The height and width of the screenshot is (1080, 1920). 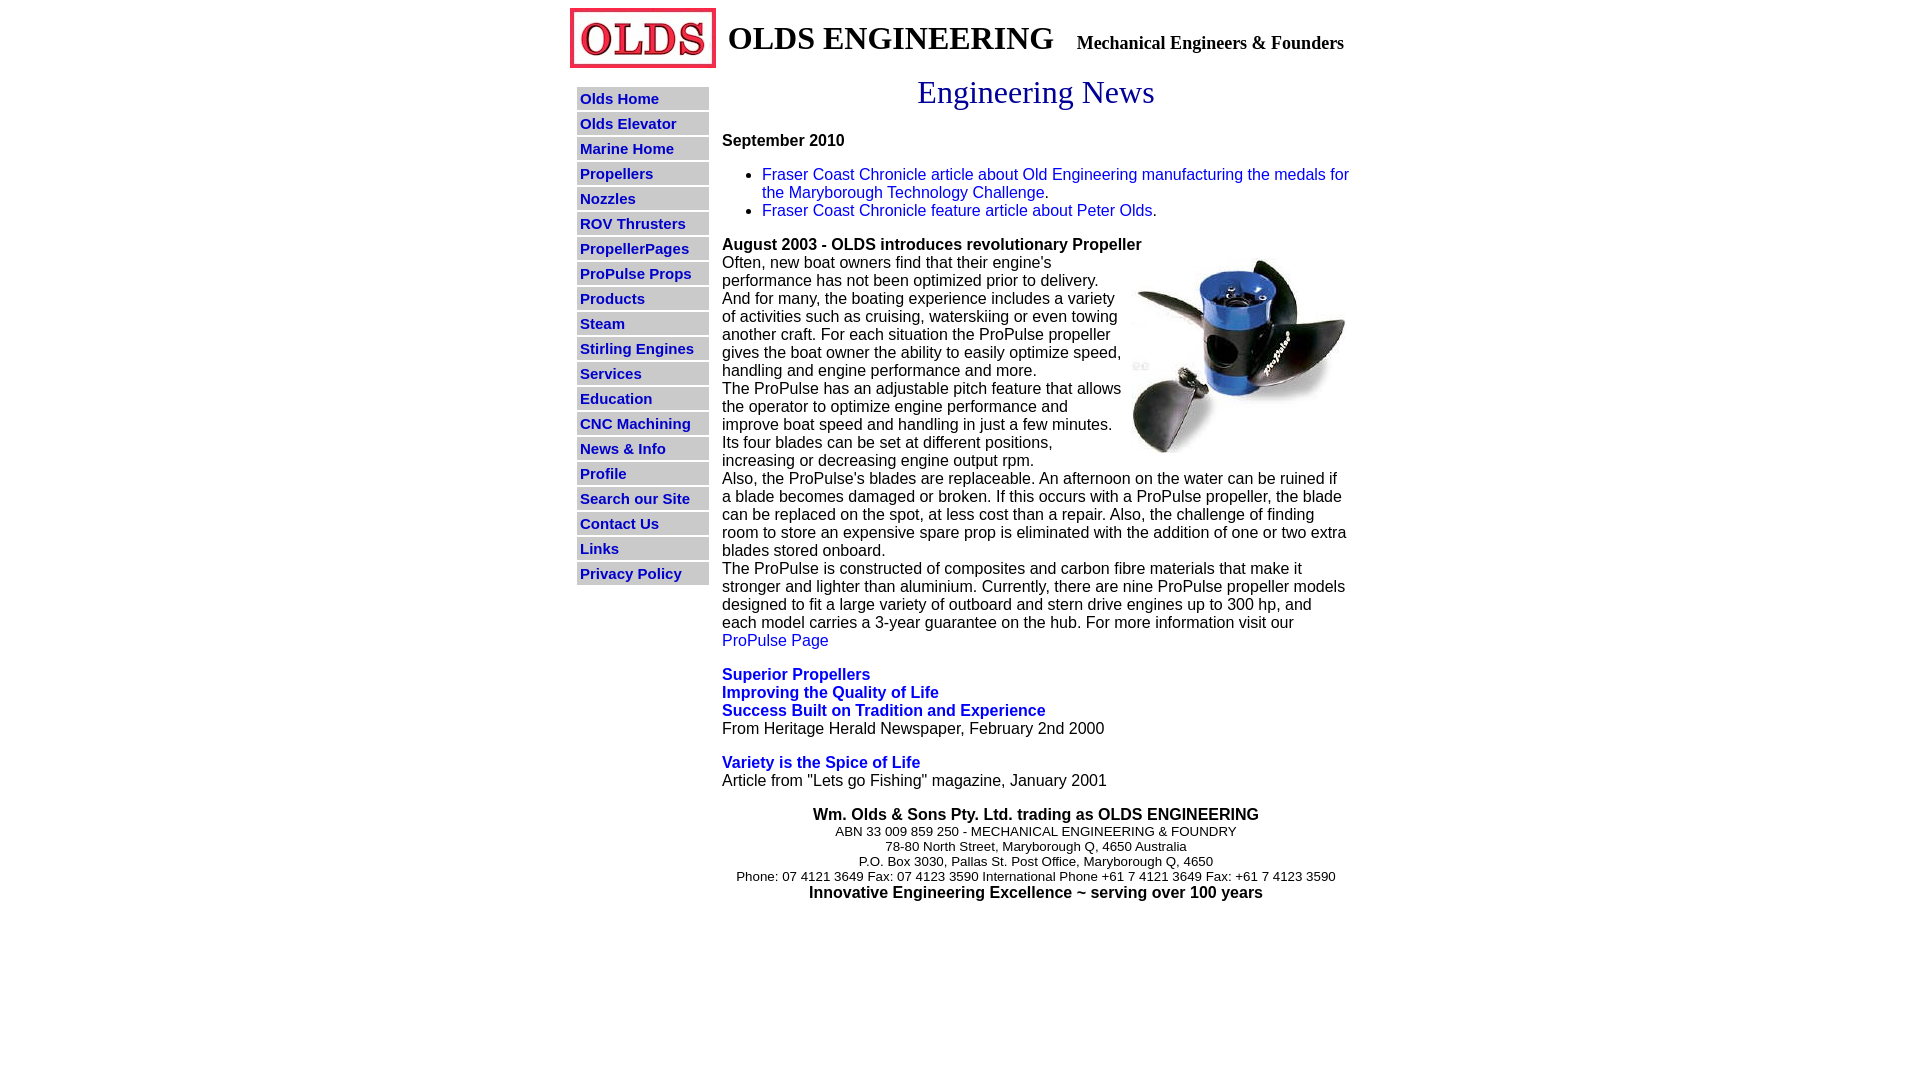 What do you see at coordinates (643, 198) in the screenshot?
I see `'Nozzles'` at bounding box center [643, 198].